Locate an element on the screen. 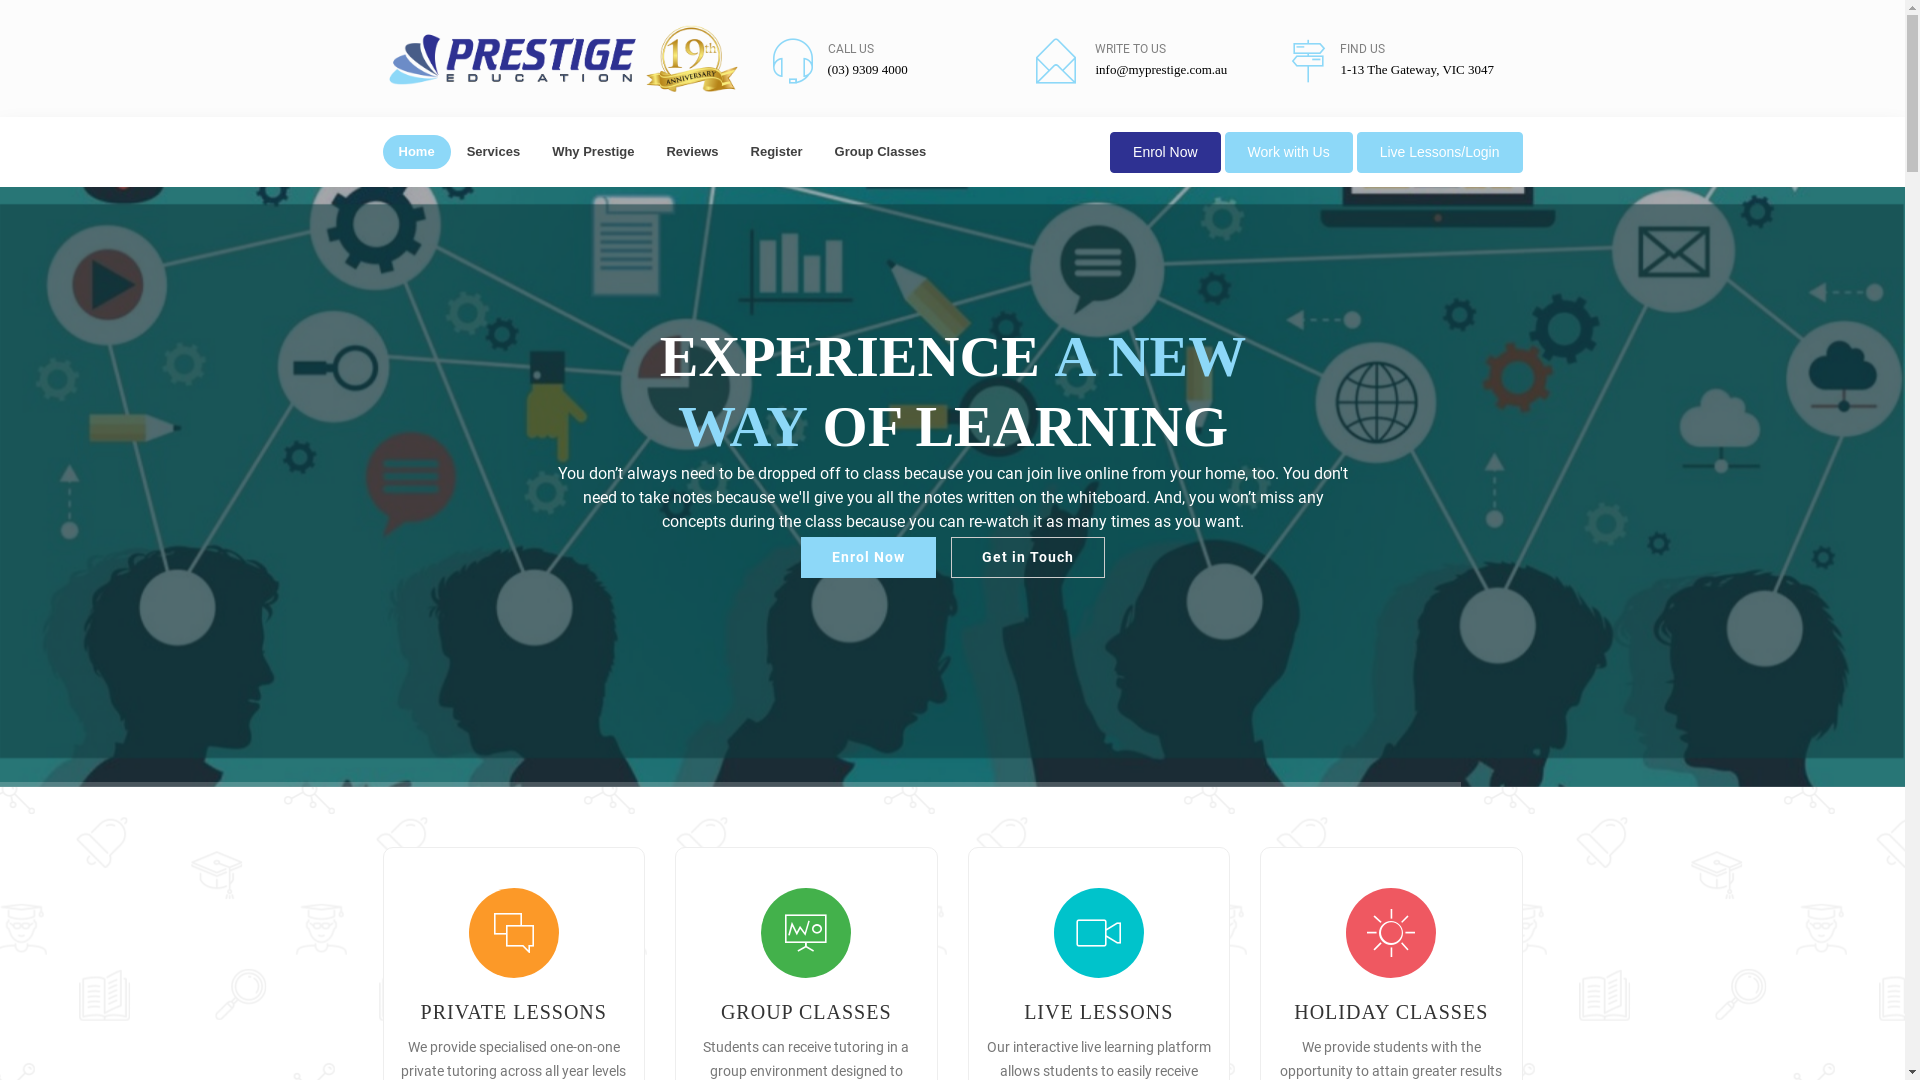  'LIVE LESSONS' is located at coordinates (1097, 1011).